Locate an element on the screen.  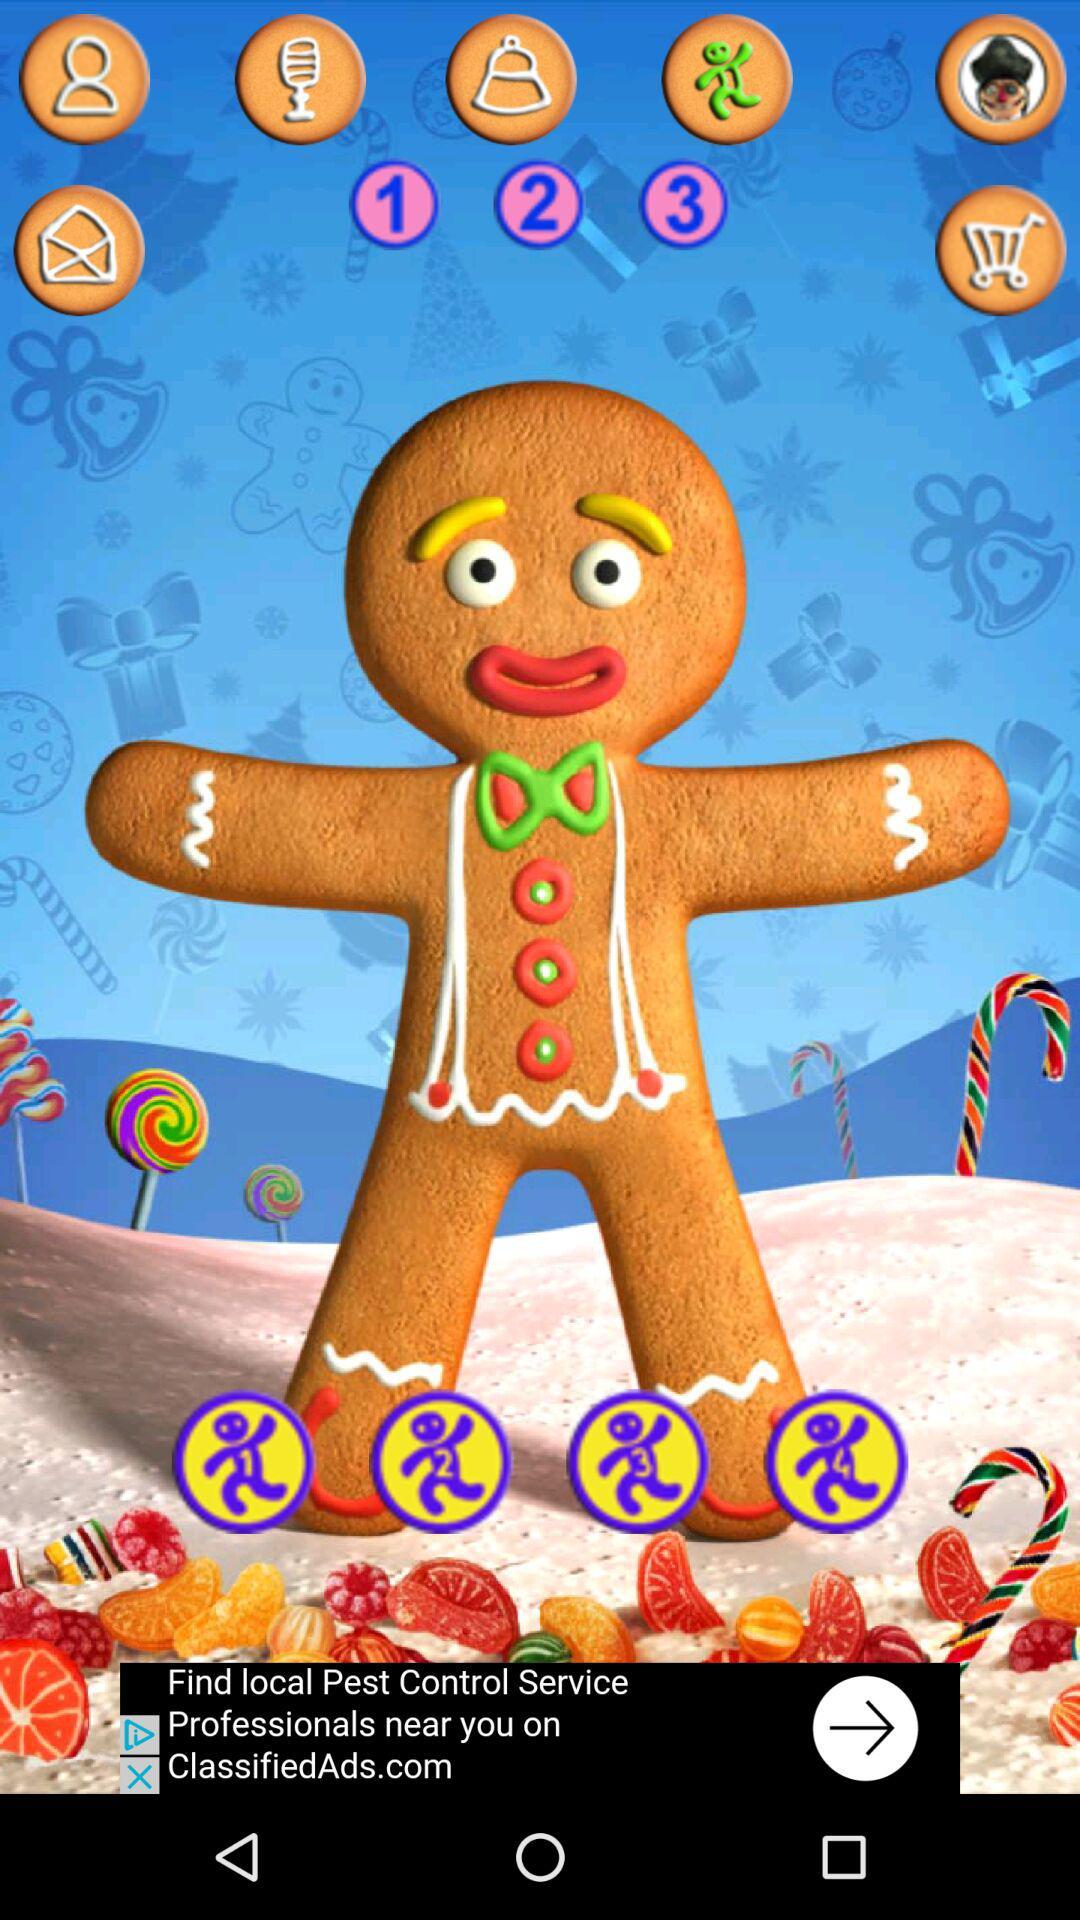
the cart icon is located at coordinates (1000, 266).